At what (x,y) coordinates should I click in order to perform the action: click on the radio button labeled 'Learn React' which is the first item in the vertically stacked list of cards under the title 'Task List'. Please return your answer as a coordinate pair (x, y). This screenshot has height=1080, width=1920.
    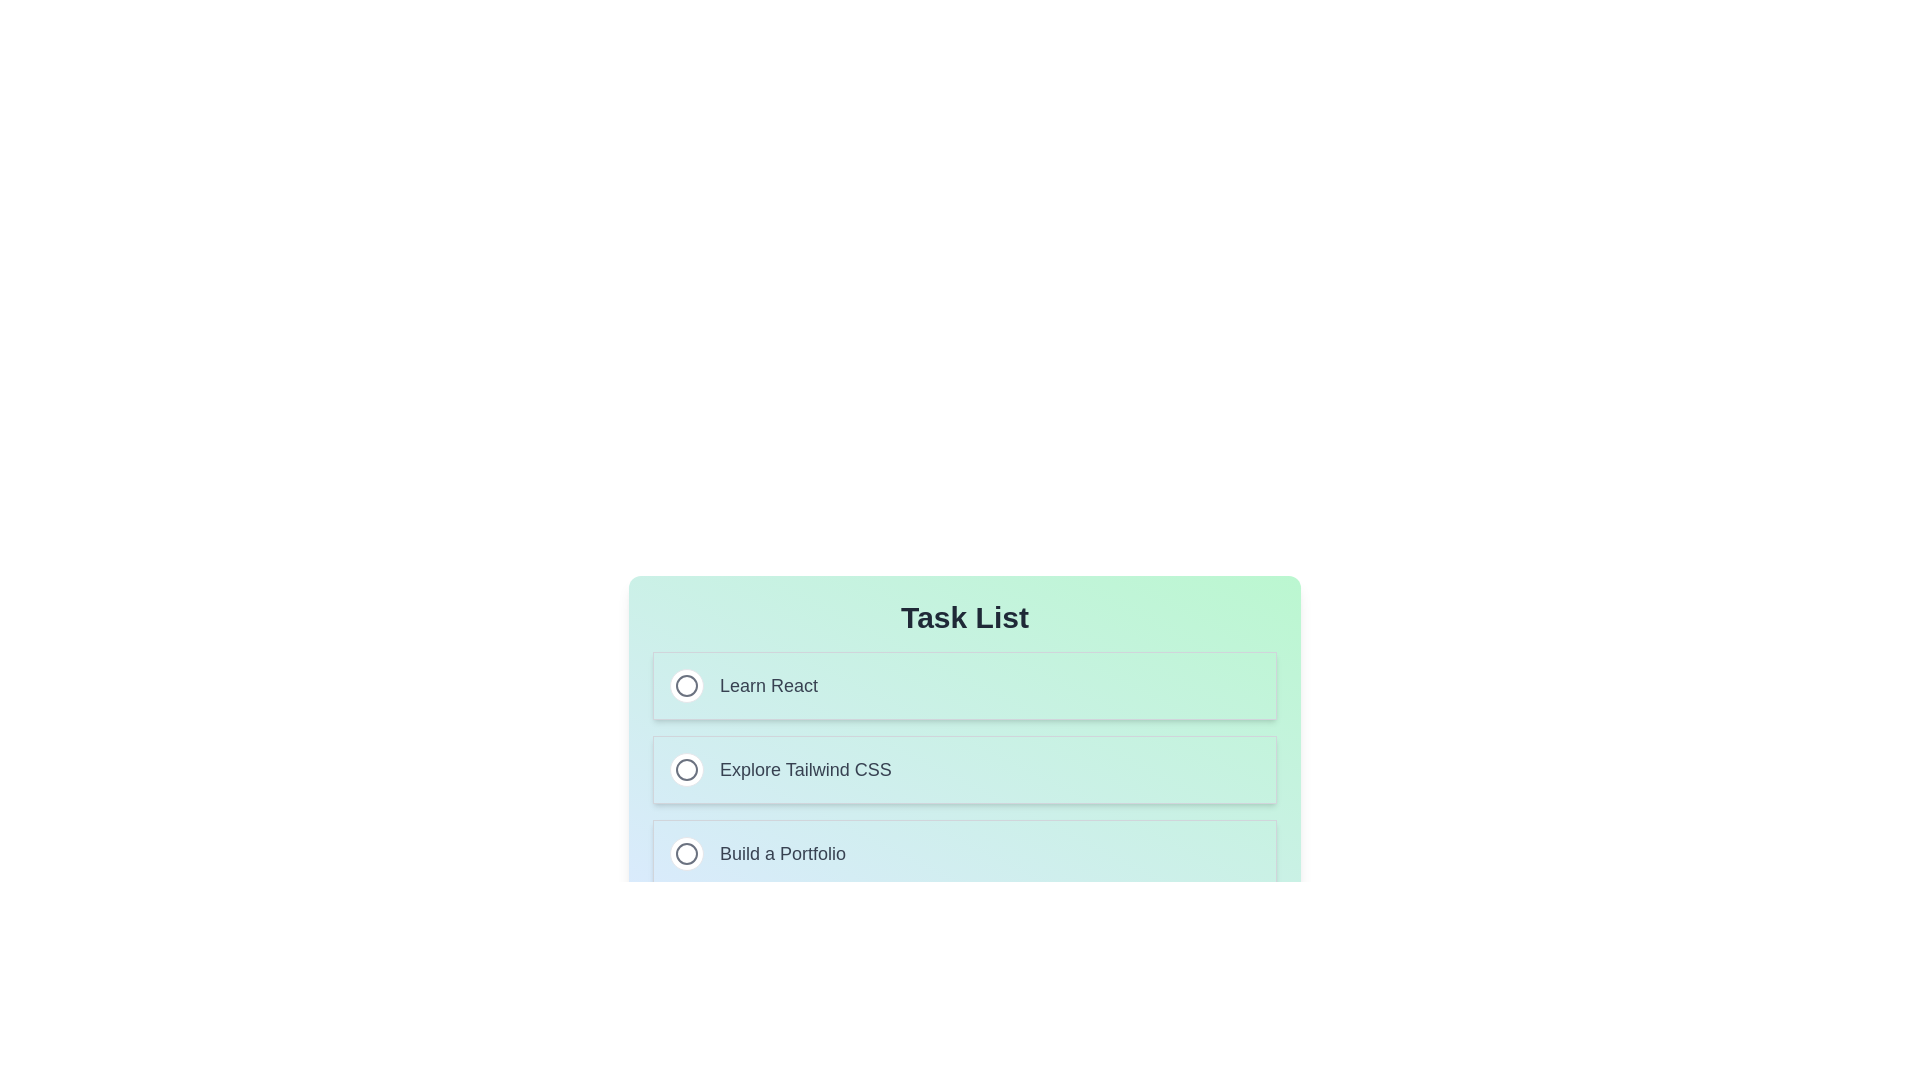
    Looking at the image, I should click on (964, 685).